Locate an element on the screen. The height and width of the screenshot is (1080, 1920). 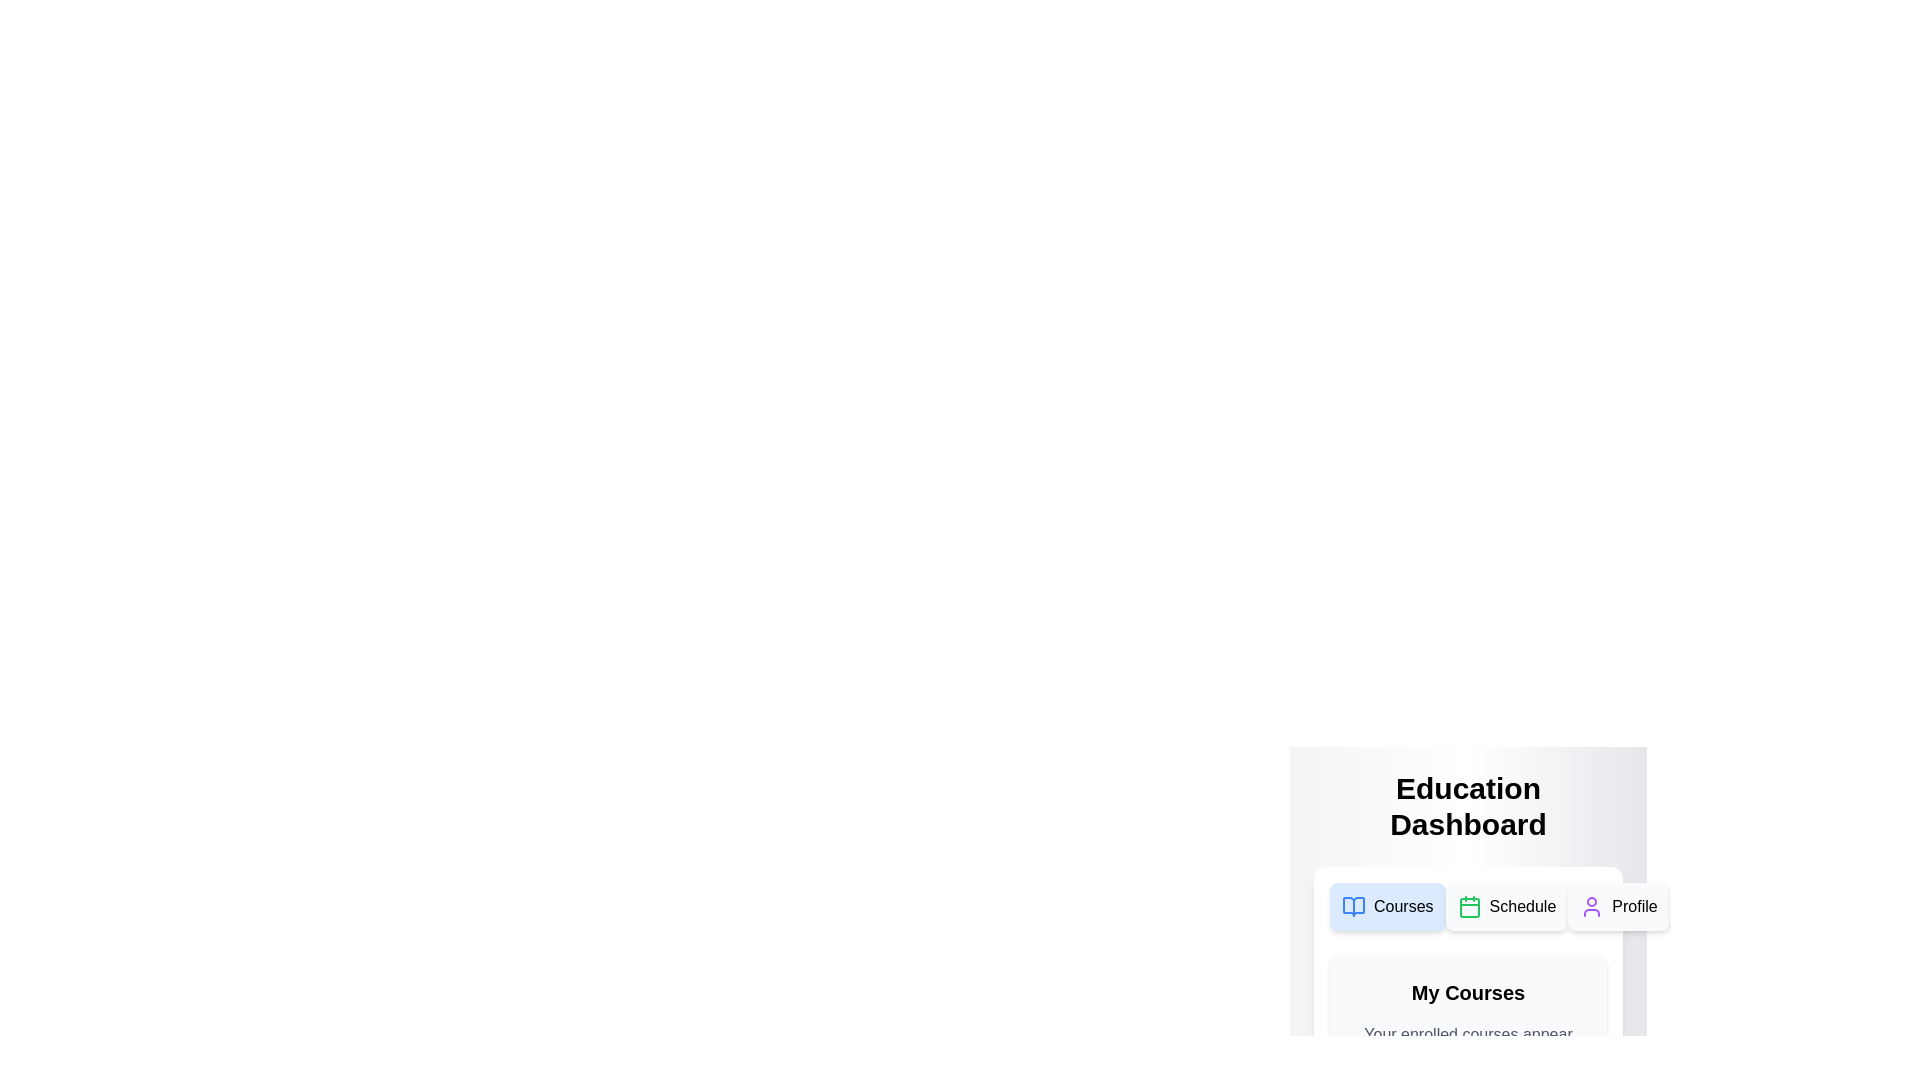
the small open book icon with a blue outline, located within a light blue rounded rectangular button labeled 'Courses' is located at coordinates (1353, 906).